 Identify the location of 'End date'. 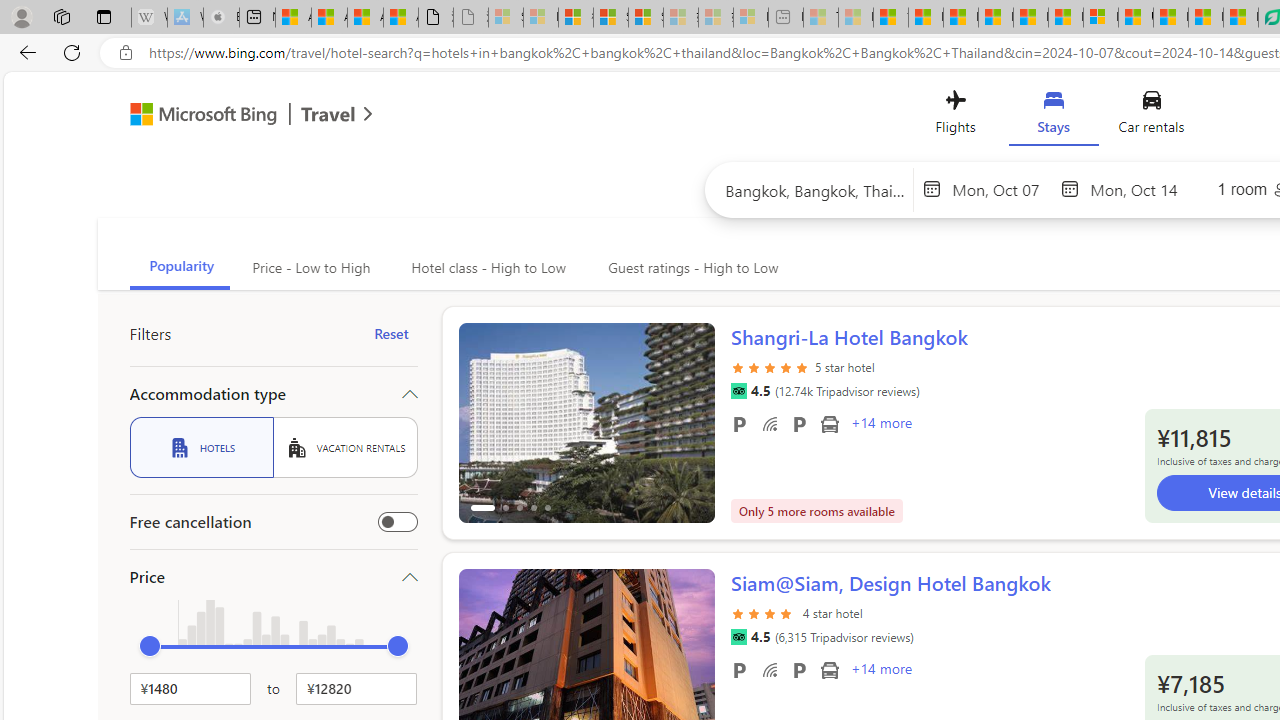
(1139, 189).